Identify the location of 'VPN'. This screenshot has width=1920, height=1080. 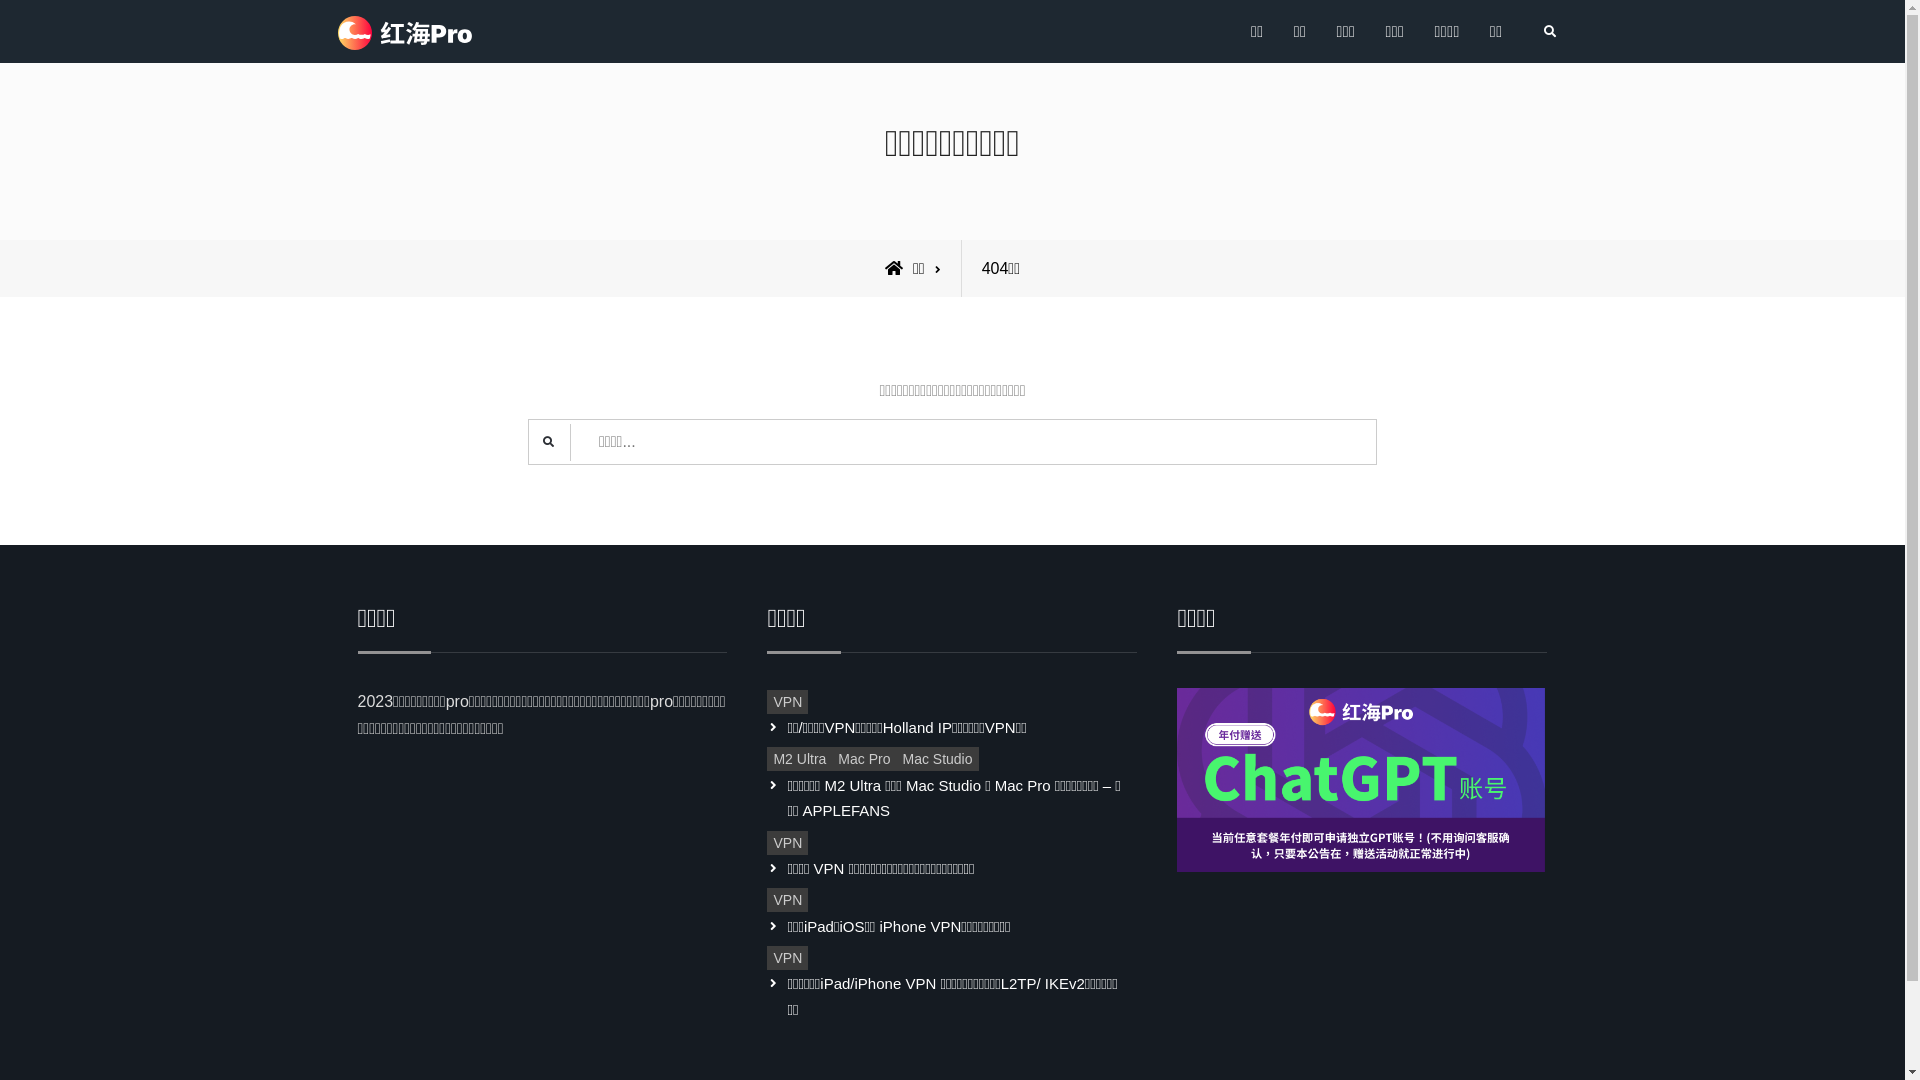
(786, 843).